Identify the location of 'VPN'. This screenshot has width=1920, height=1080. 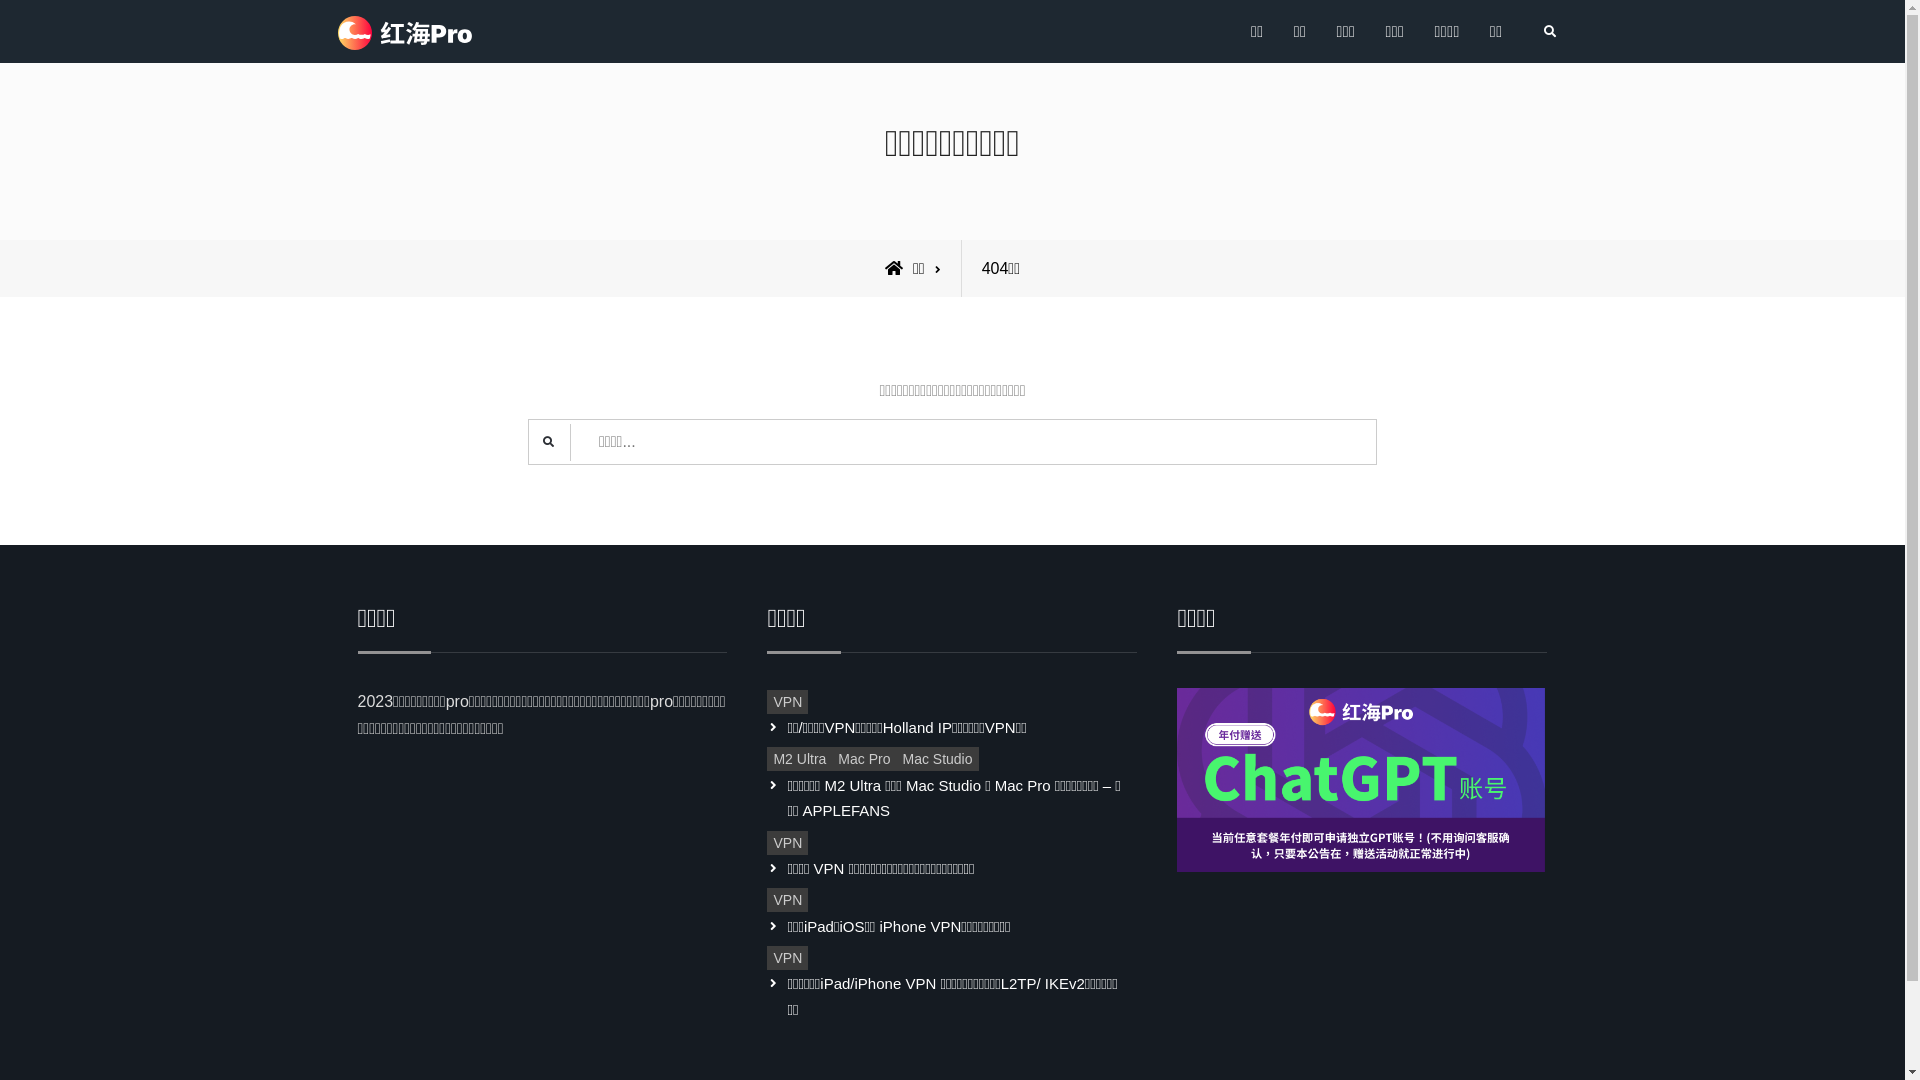
(786, 843).